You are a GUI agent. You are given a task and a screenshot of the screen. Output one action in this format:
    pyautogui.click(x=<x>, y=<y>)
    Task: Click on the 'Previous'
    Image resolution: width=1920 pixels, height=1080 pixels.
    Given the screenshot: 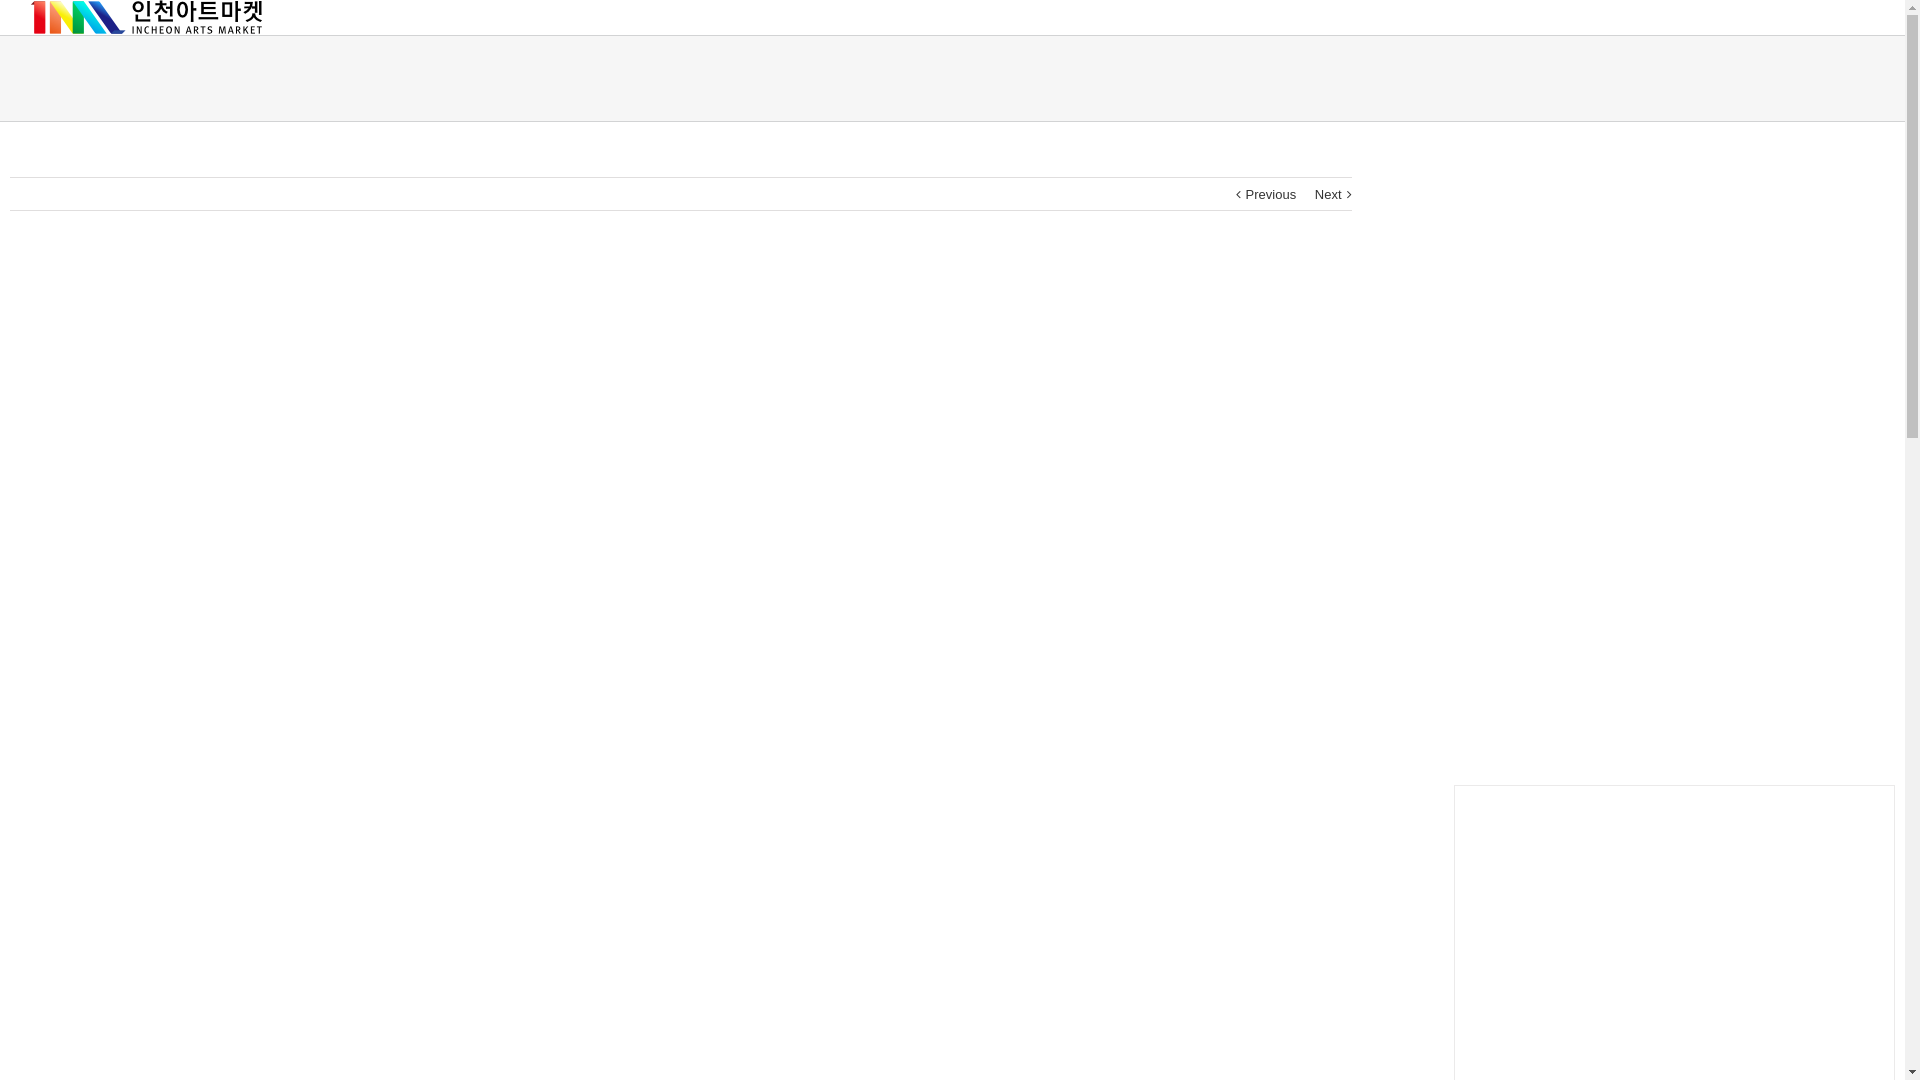 What is the action you would take?
    pyautogui.click(x=1270, y=195)
    